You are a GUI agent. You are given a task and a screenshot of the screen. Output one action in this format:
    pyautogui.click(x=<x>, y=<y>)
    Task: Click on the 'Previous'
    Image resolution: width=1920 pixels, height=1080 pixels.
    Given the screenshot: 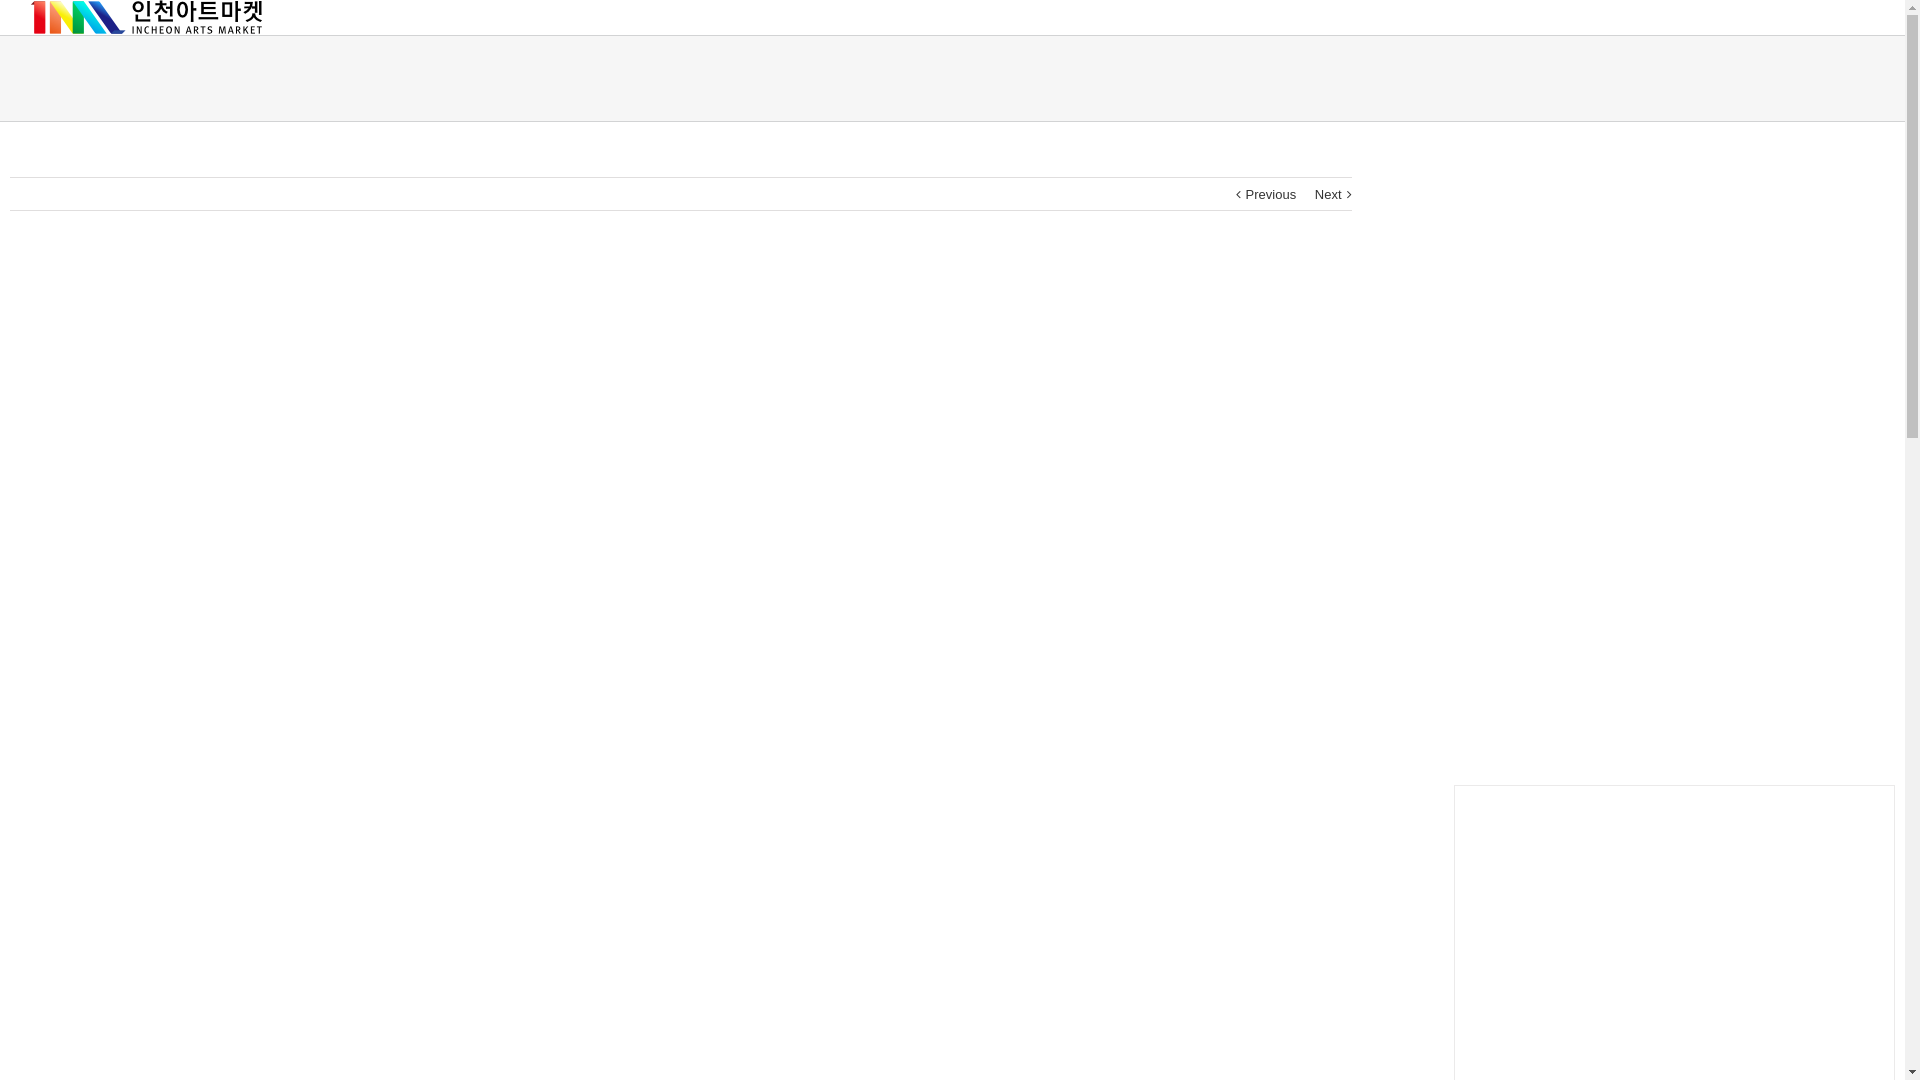 What is the action you would take?
    pyautogui.click(x=1270, y=195)
    